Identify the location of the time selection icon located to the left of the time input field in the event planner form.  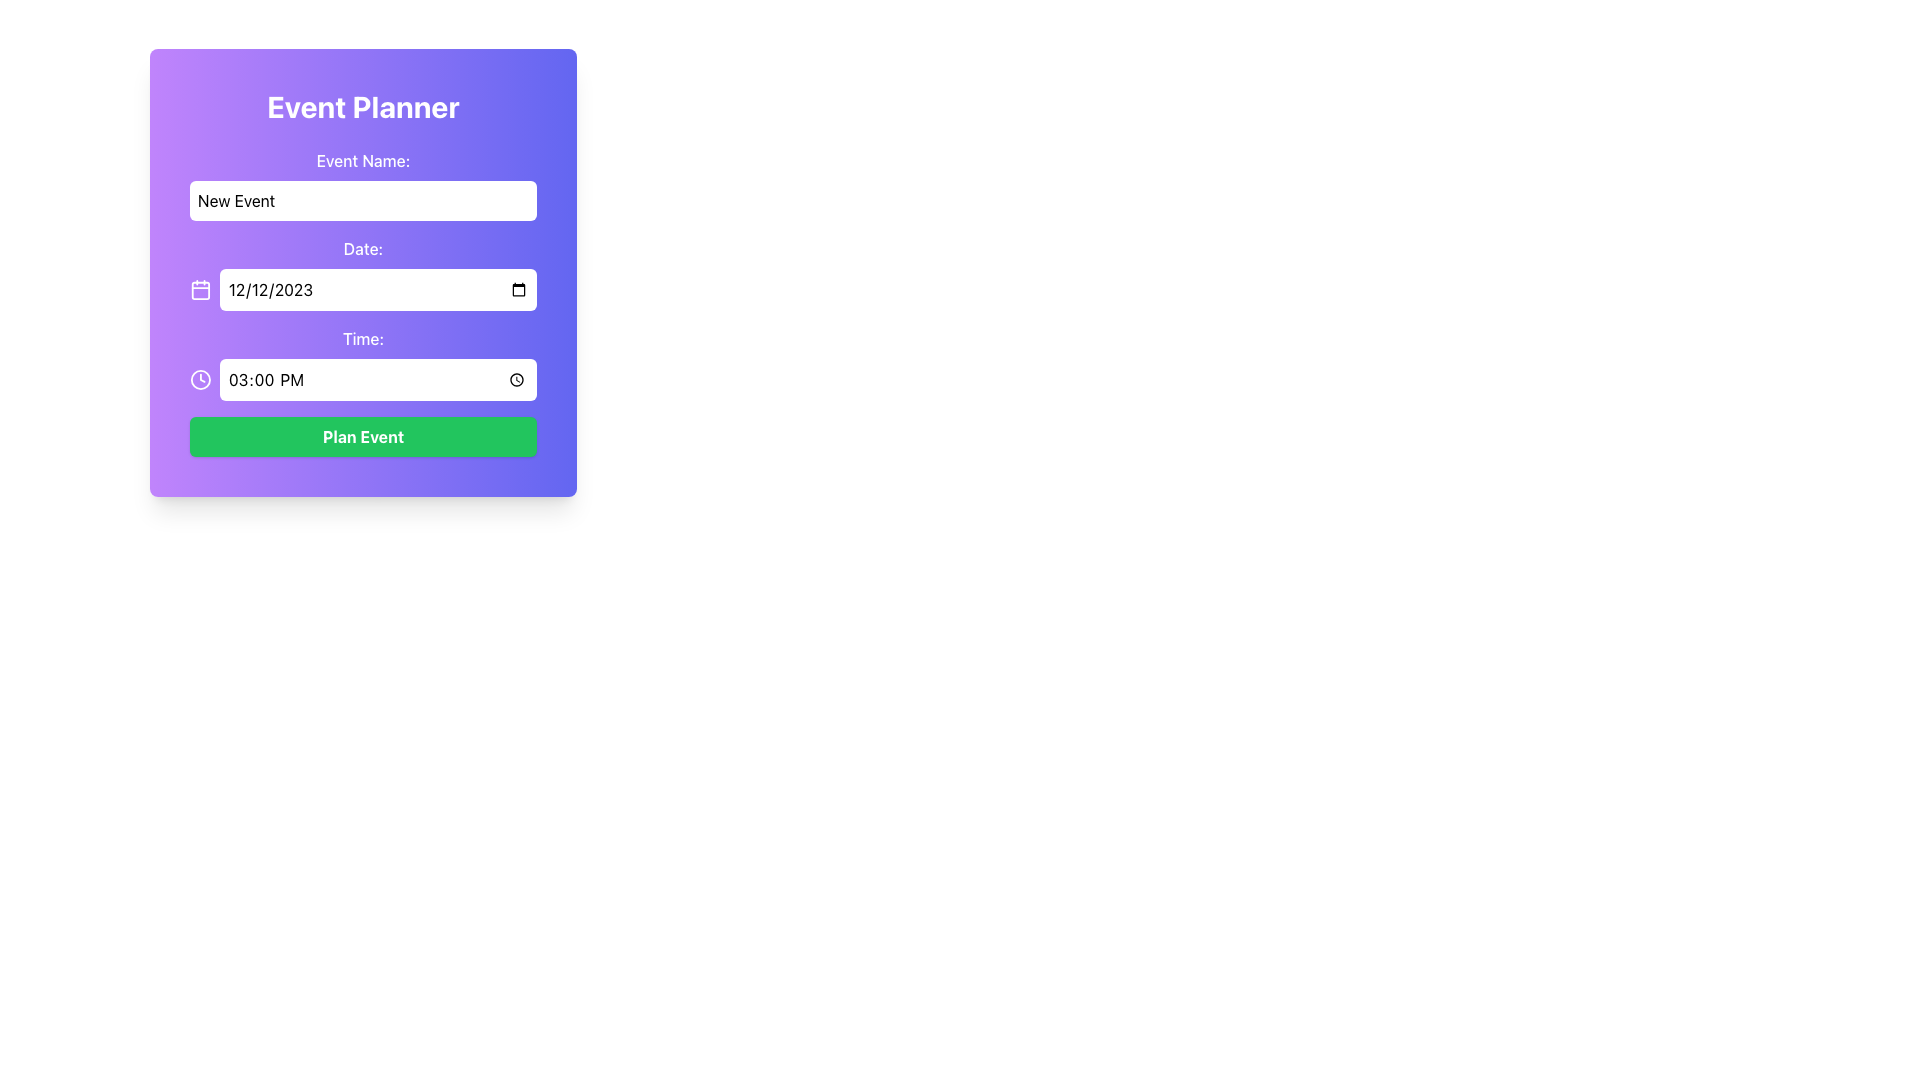
(200, 380).